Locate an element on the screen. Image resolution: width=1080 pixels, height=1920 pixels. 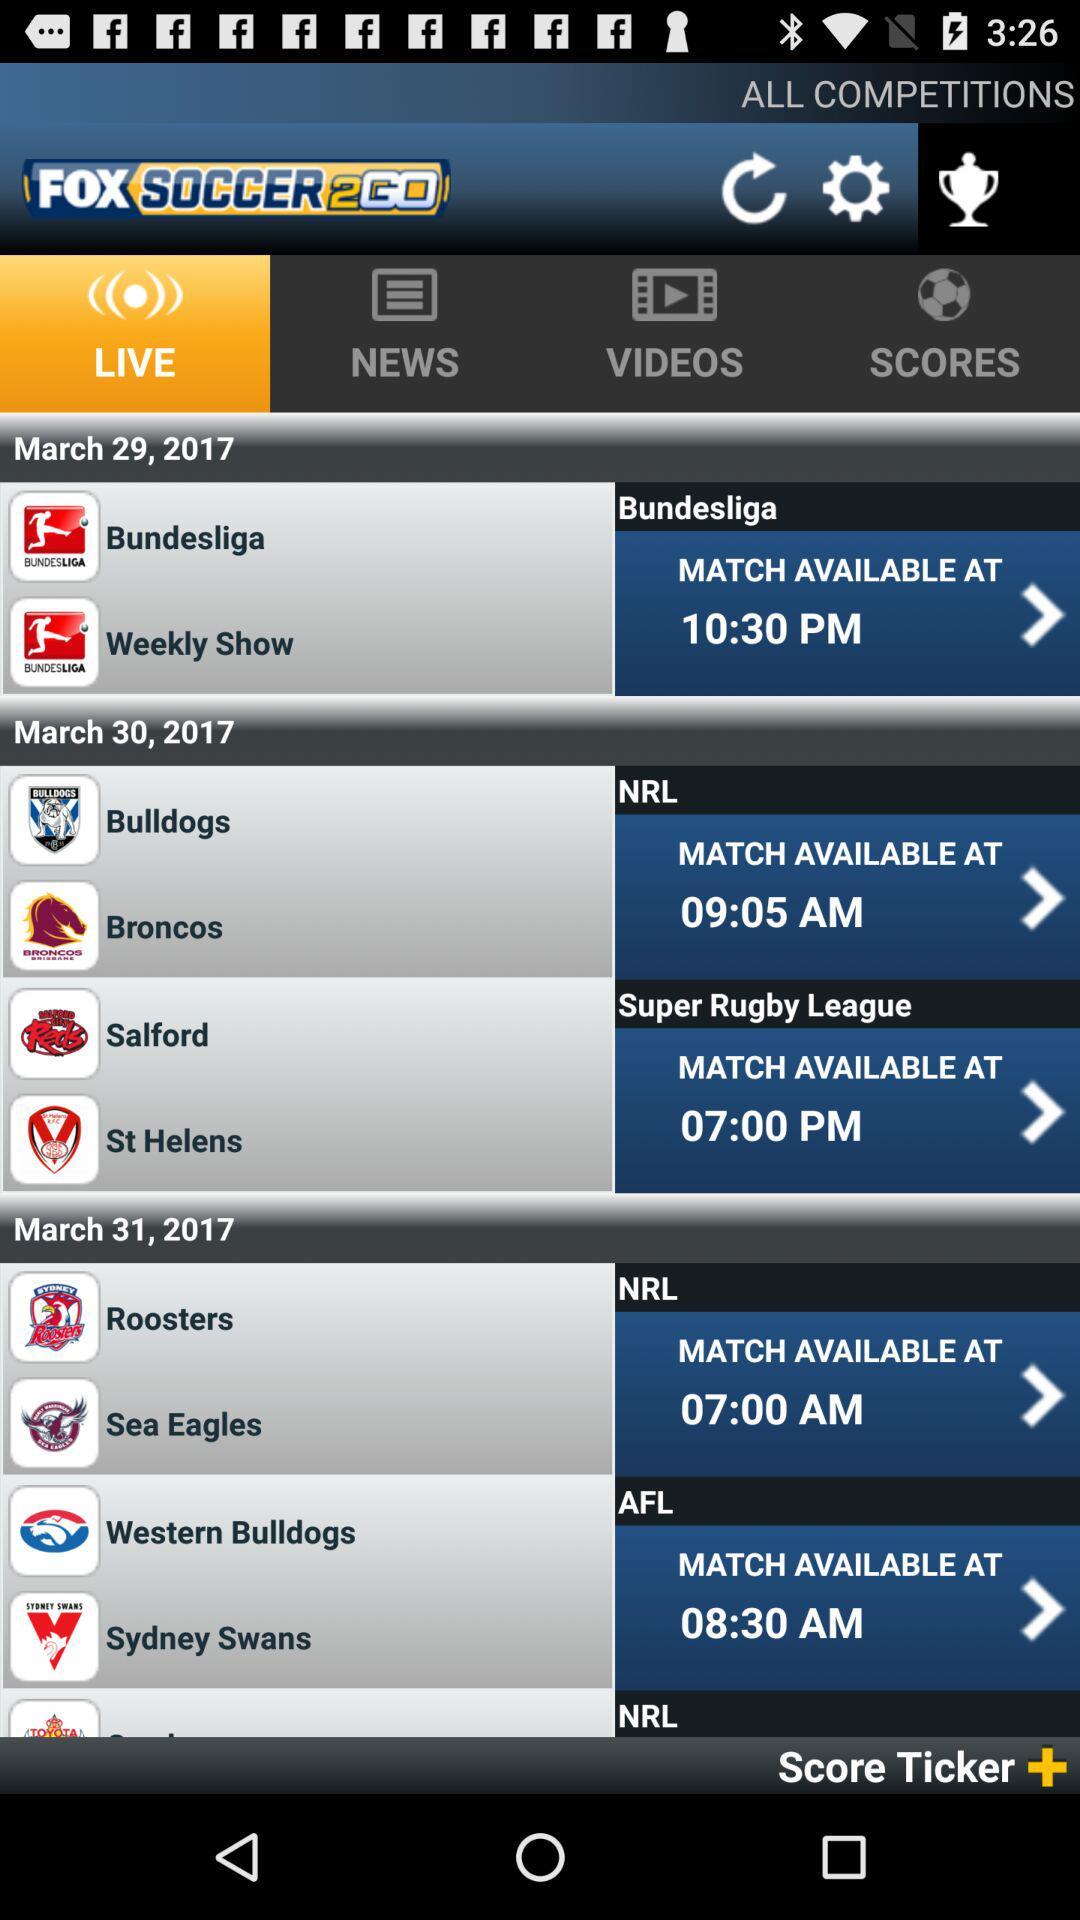
the refresh icon is located at coordinates (755, 202).